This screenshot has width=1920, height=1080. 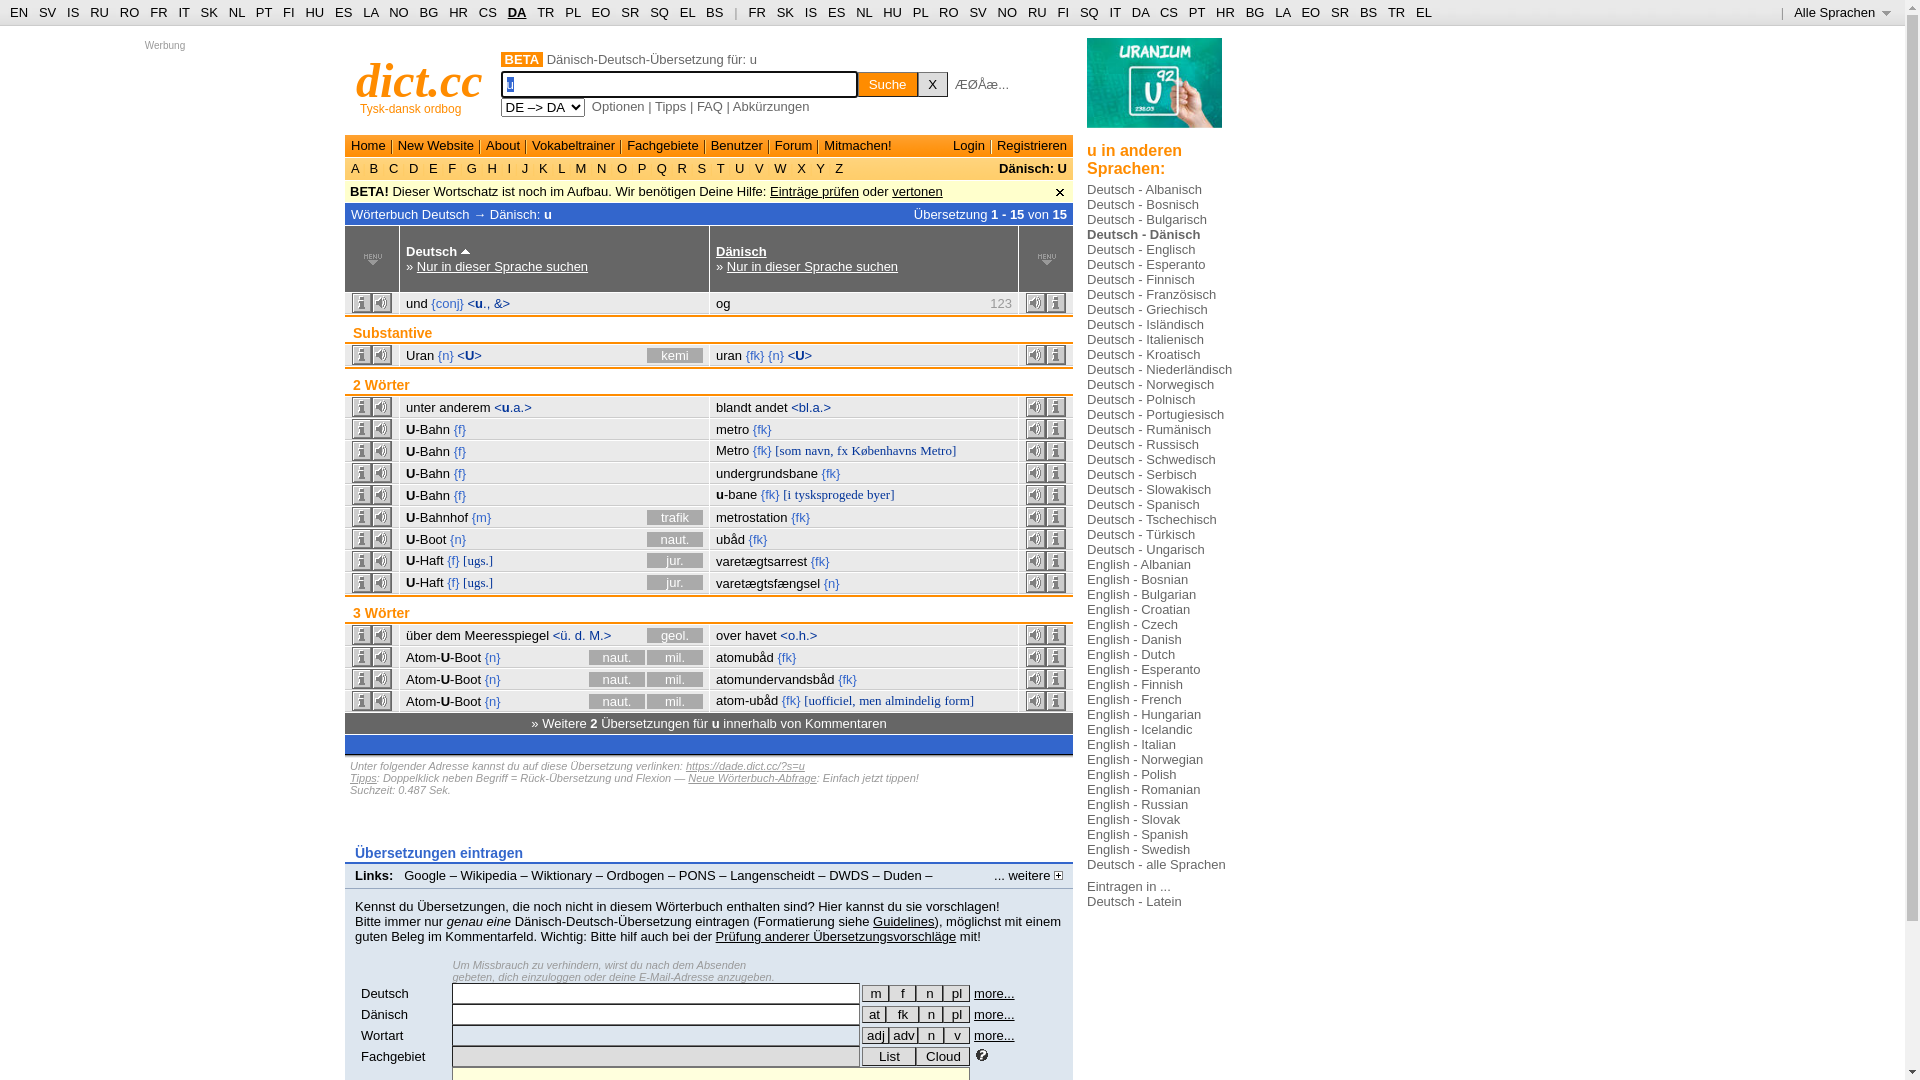 What do you see at coordinates (451, 167) in the screenshot?
I see `'F'` at bounding box center [451, 167].